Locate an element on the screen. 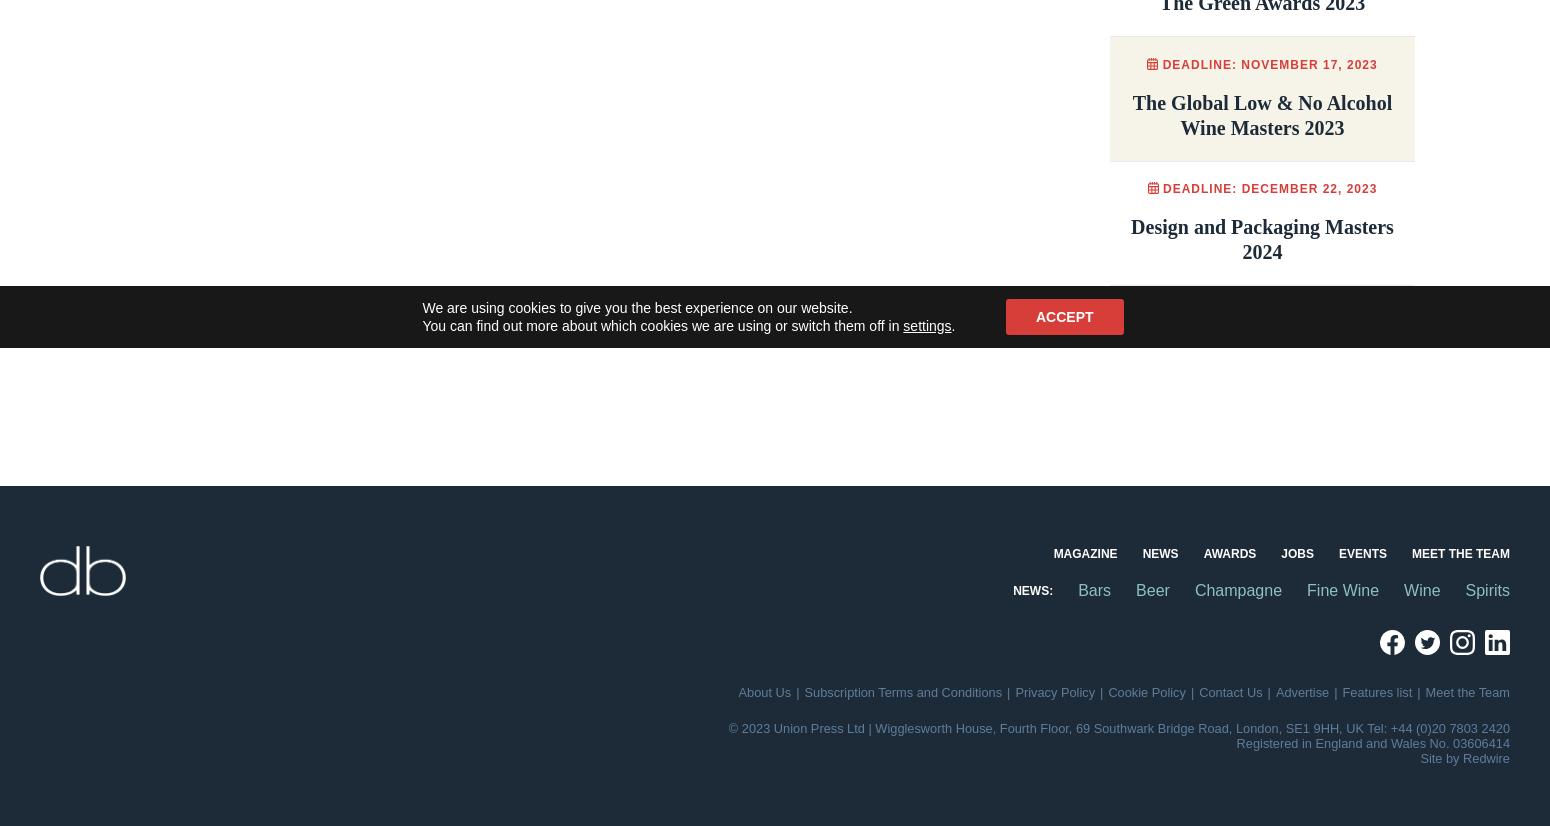  '+44 (0)20 7803 2420' is located at coordinates (1449, 727).